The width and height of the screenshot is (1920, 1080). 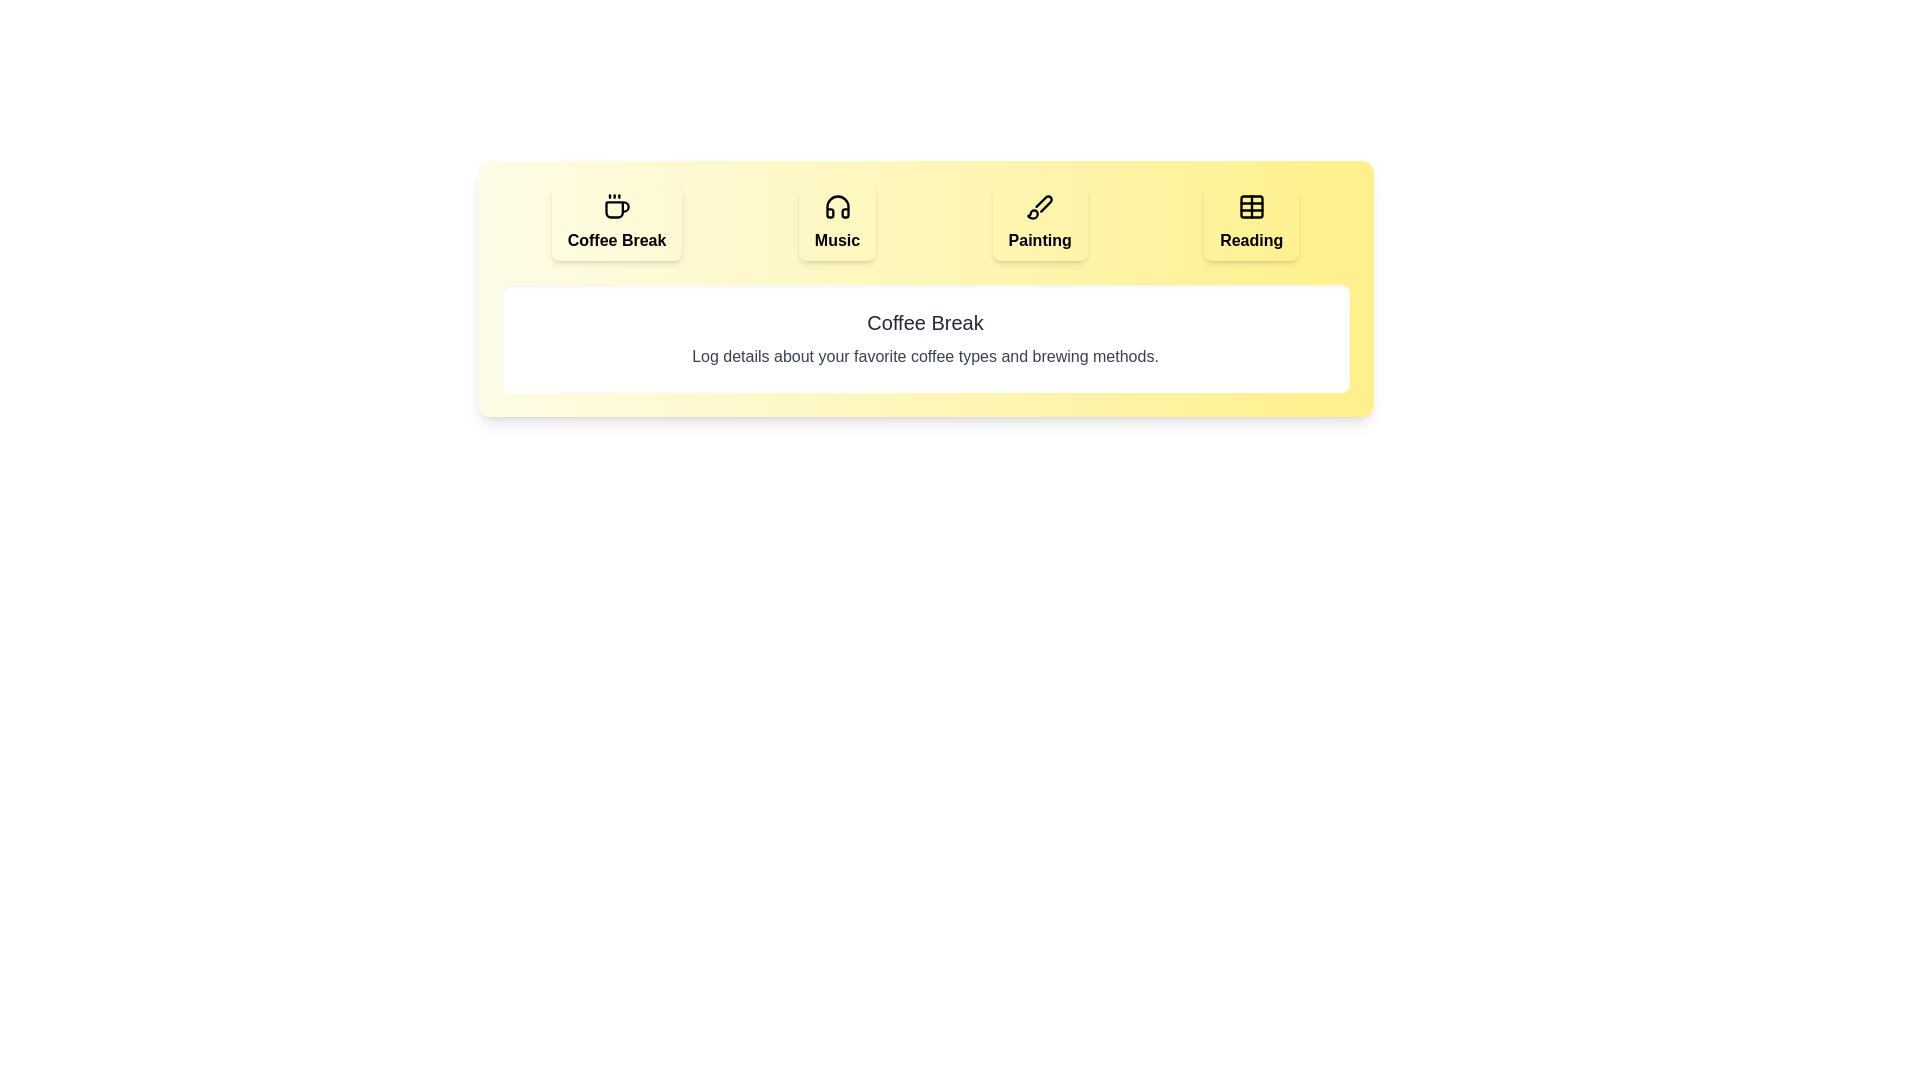 What do you see at coordinates (1040, 239) in the screenshot?
I see `'Painting' label element, which provides a description for the 'Painting' button located below an icon in the third position of a set of four horizontally aligned buttons` at bounding box center [1040, 239].